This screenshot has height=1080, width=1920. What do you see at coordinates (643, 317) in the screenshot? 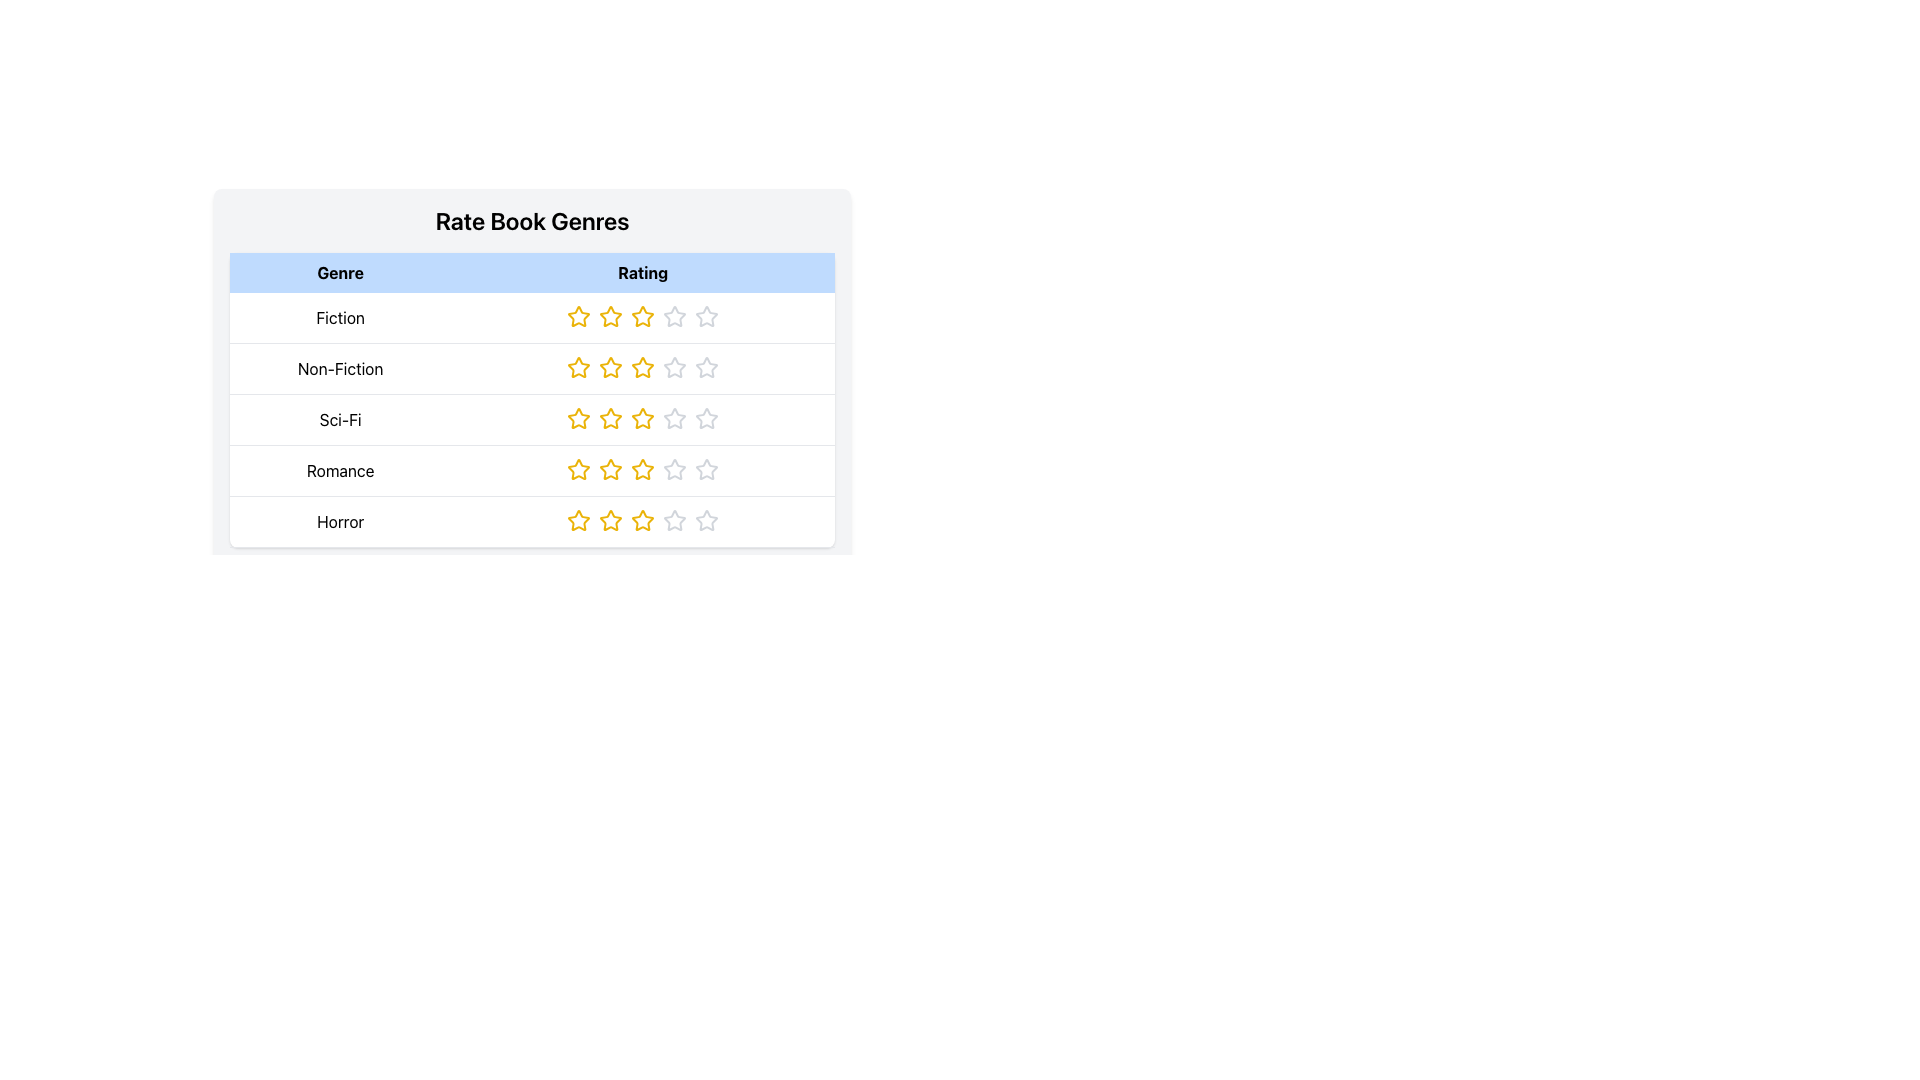
I see `the third star in the star rating component for the 'Fiction' genre` at bounding box center [643, 317].